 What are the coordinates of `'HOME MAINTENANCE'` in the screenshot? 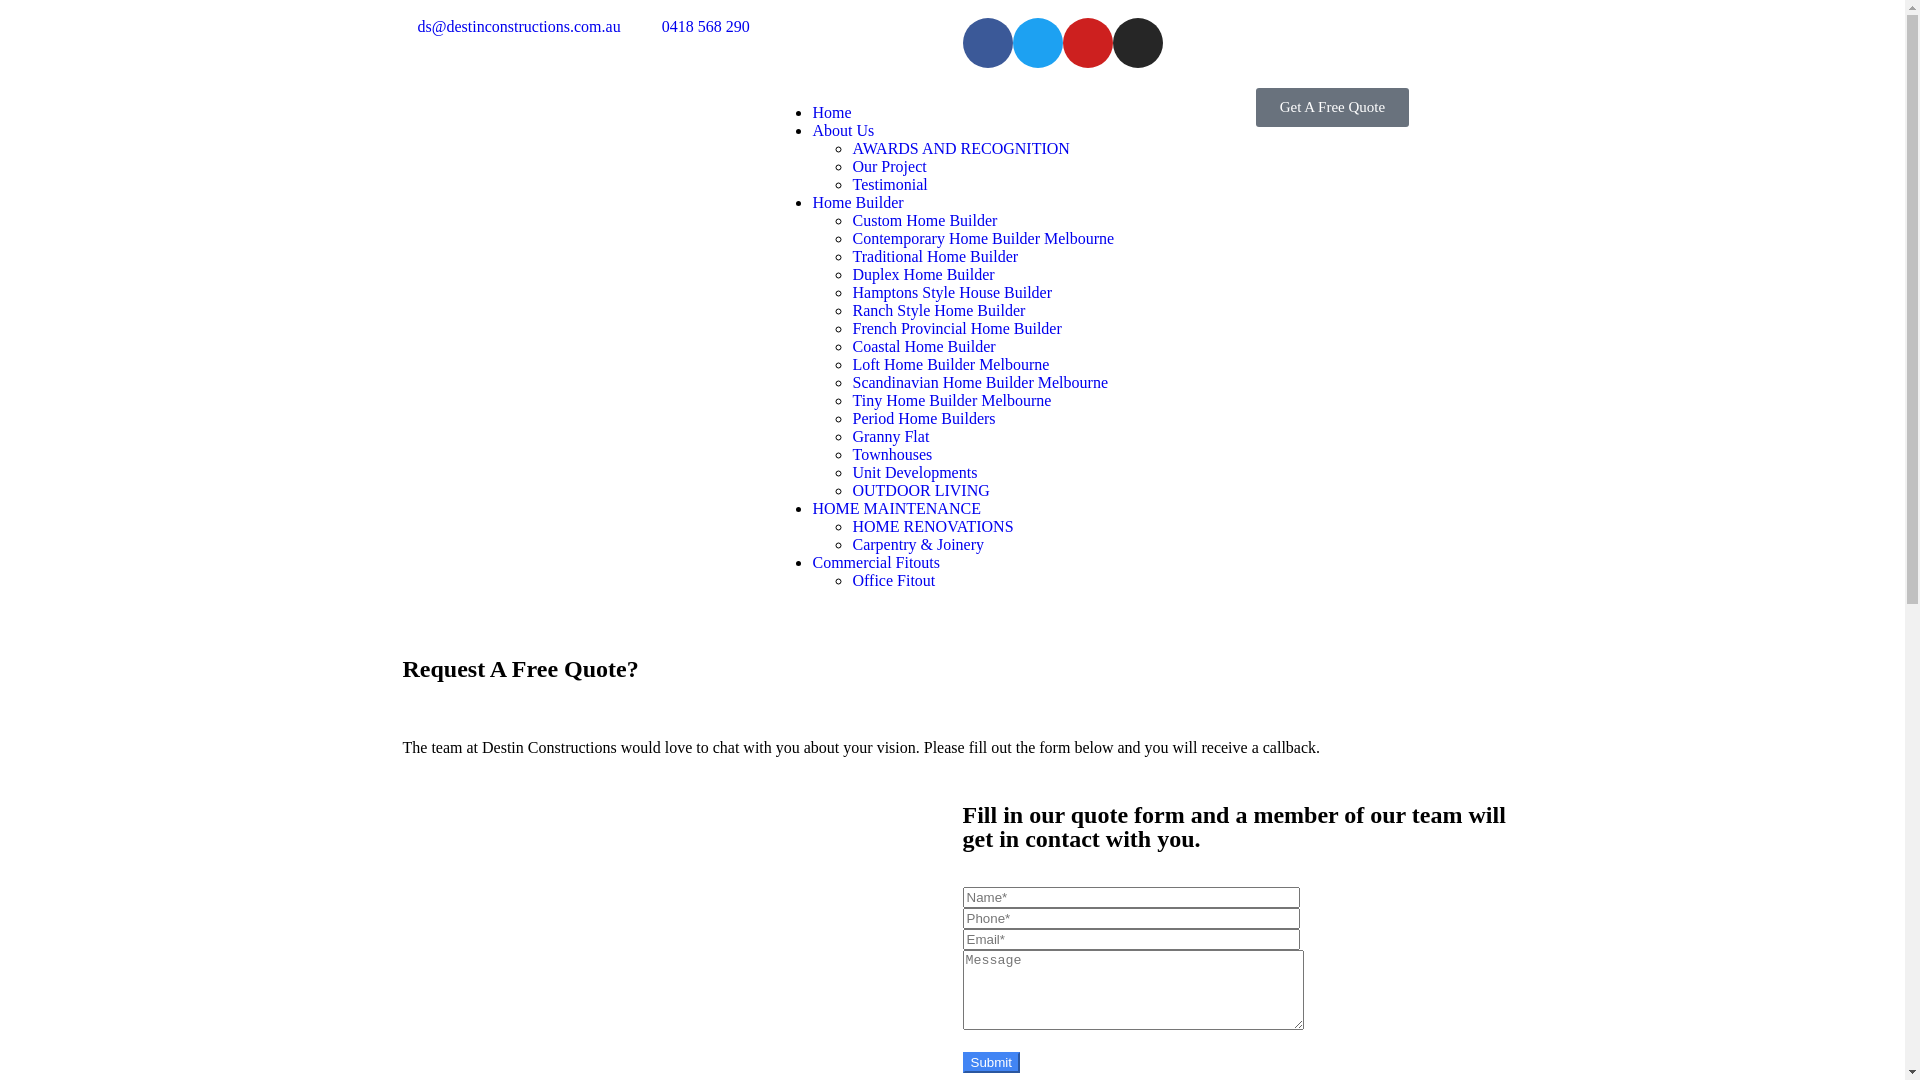 It's located at (811, 507).